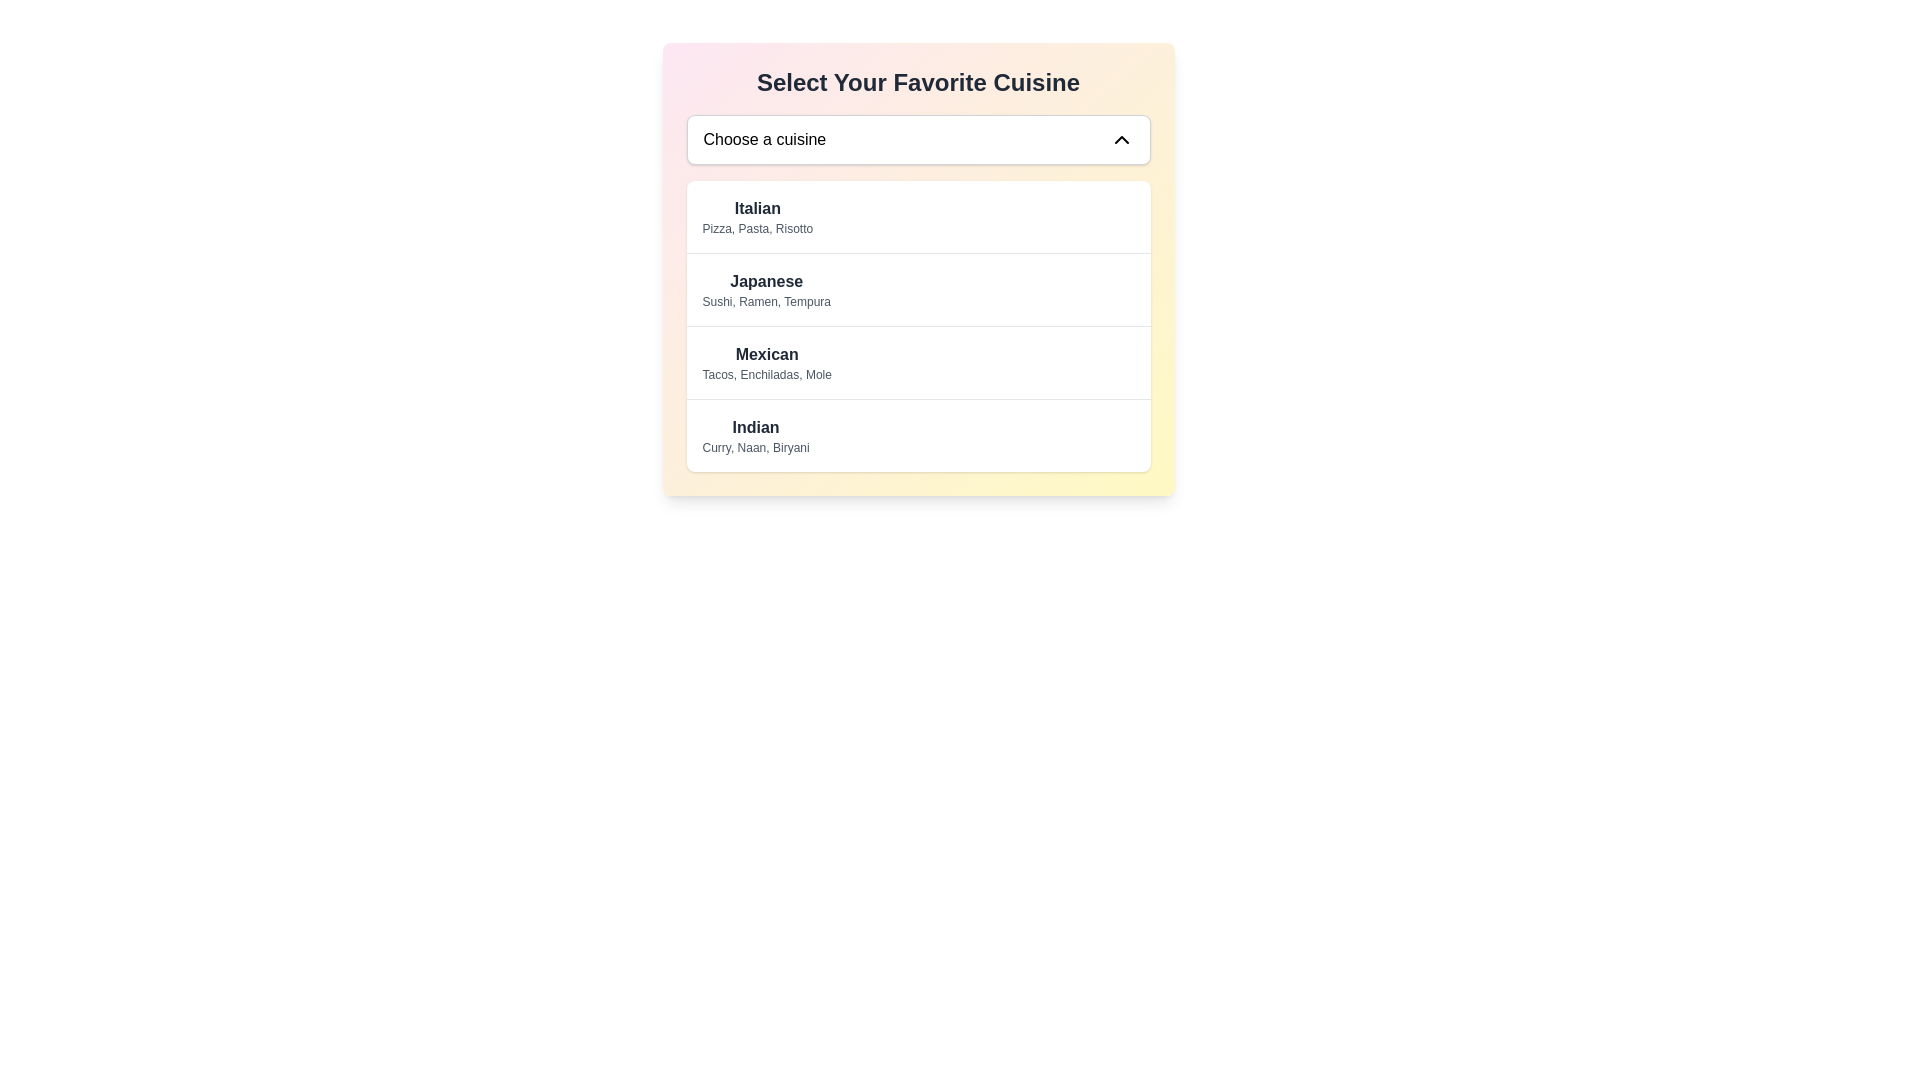 The image size is (1920, 1080). Describe the element at coordinates (917, 362) in the screenshot. I see `the 'Mexican' menu option in the dropdown list titled 'Select Your Favorite Cuisine'` at that location.